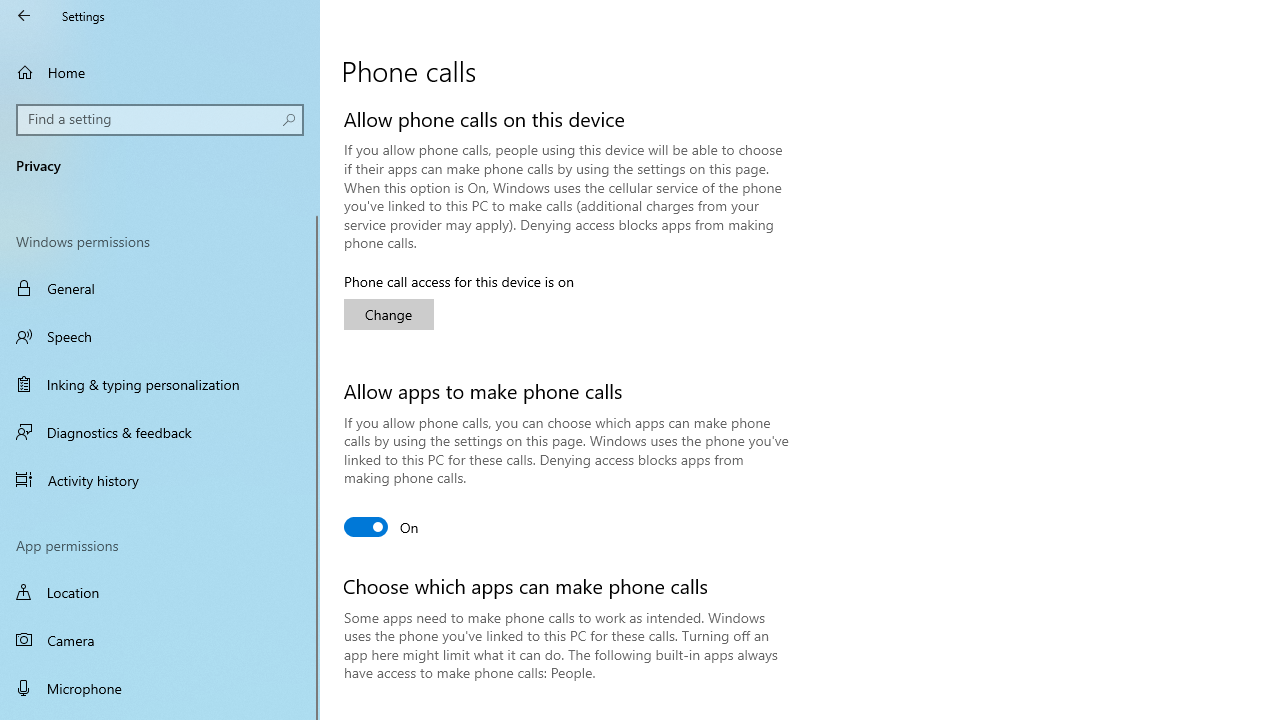  What do you see at coordinates (160, 479) in the screenshot?
I see `'Activity history'` at bounding box center [160, 479].